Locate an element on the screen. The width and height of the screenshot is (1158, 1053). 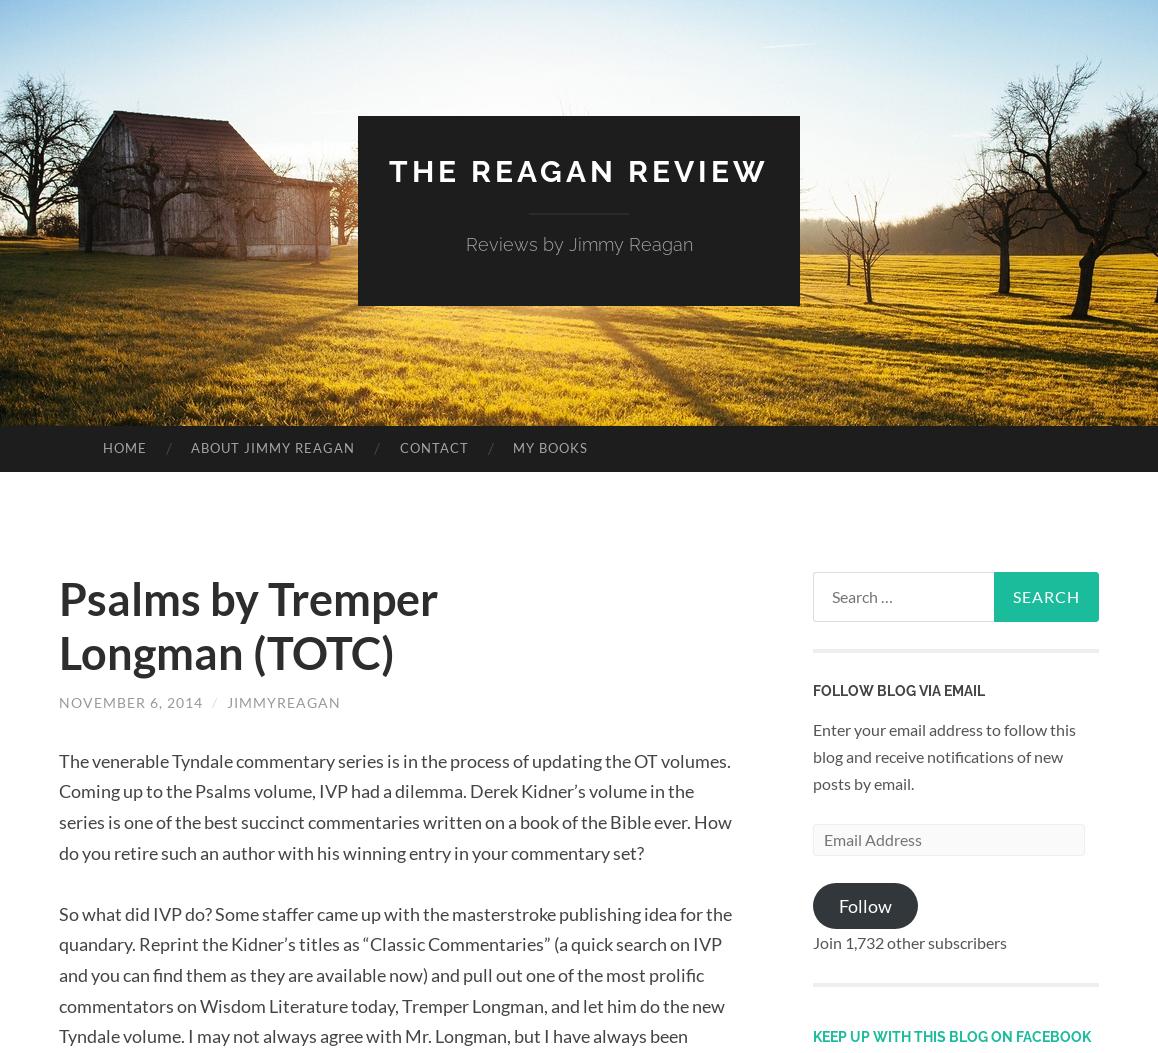
'The venerable Tyndale  commentary series is in the process of updating the OT volumes. Coming up to the Psalms volume, IVP had a dilemma. Derek Kidner’s volume in the series is one of the best succinct commentaries written on a book of the Bible ever. How do you retire such an author with his winning entry in your commentary set?' is located at coordinates (394, 805).